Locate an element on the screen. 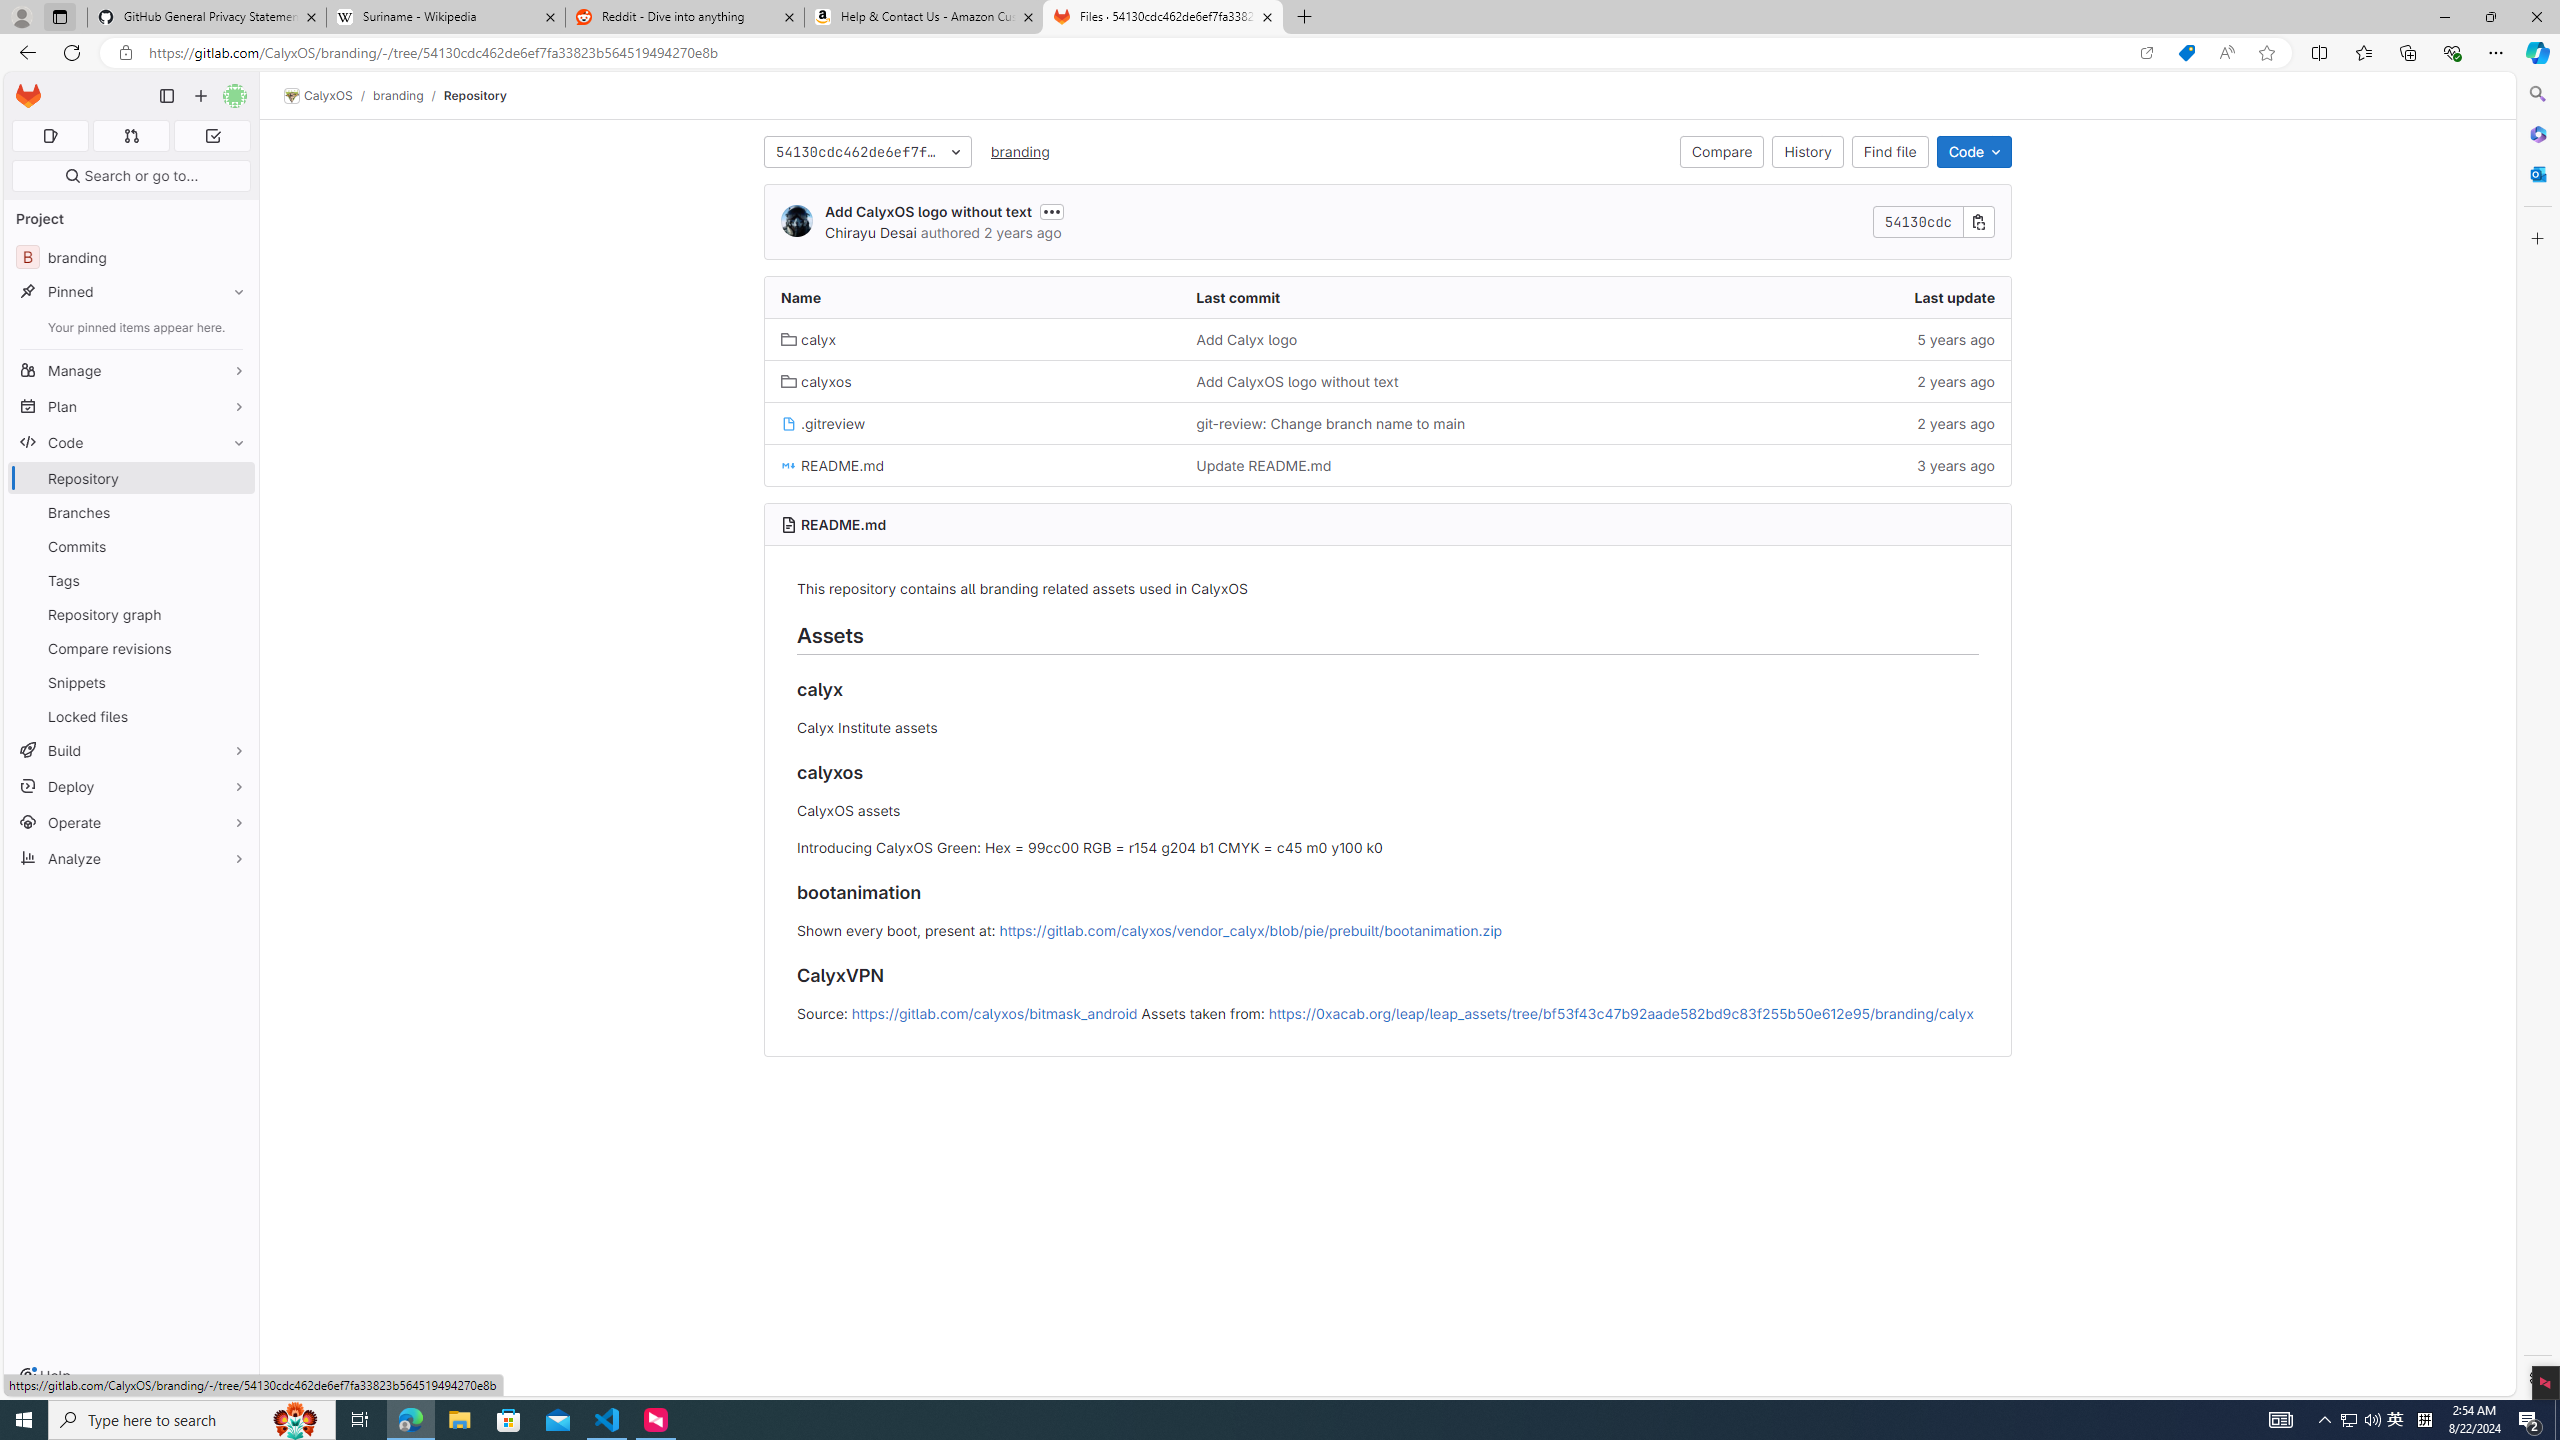  'B branding' is located at coordinates (130, 256).